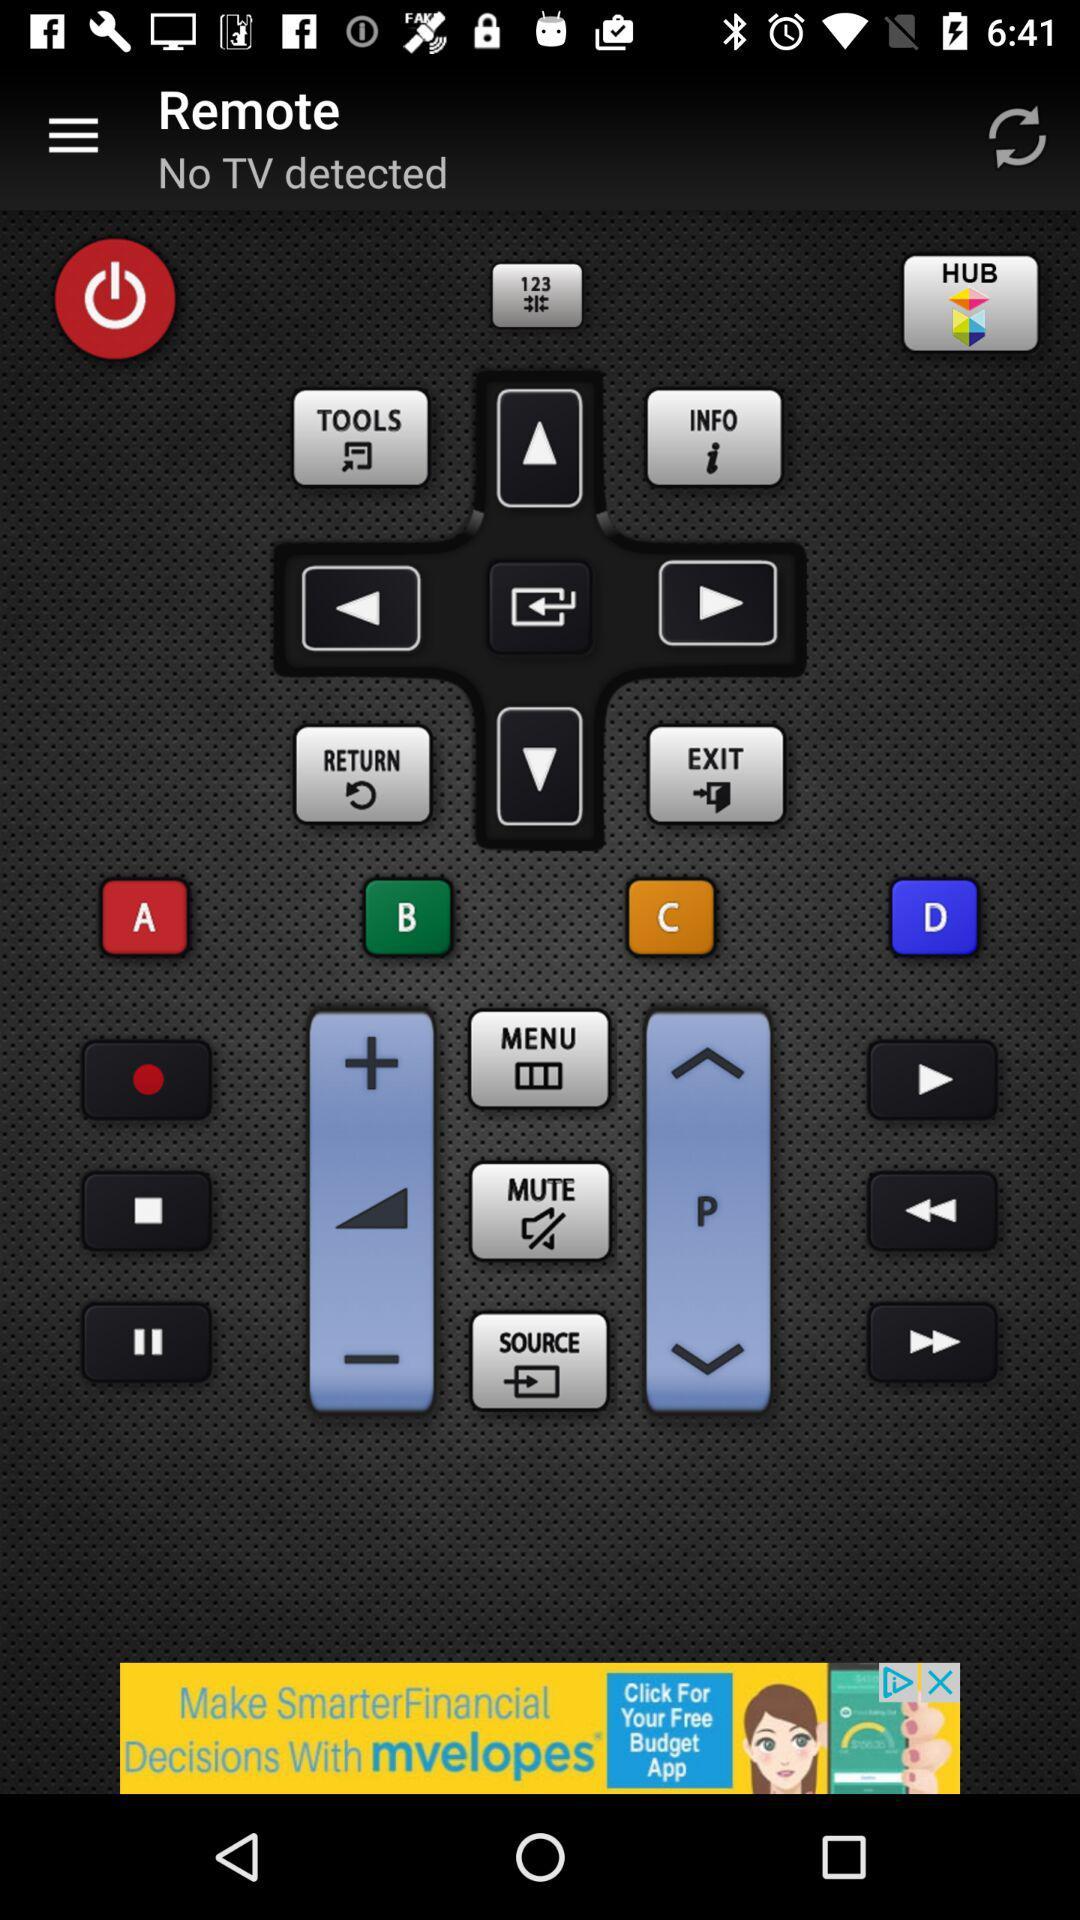 This screenshot has width=1080, height=1920. What do you see at coordinates (1017, 135) in the screenshot?
I see `go rottate botten` at bounding box center [1017, 135].